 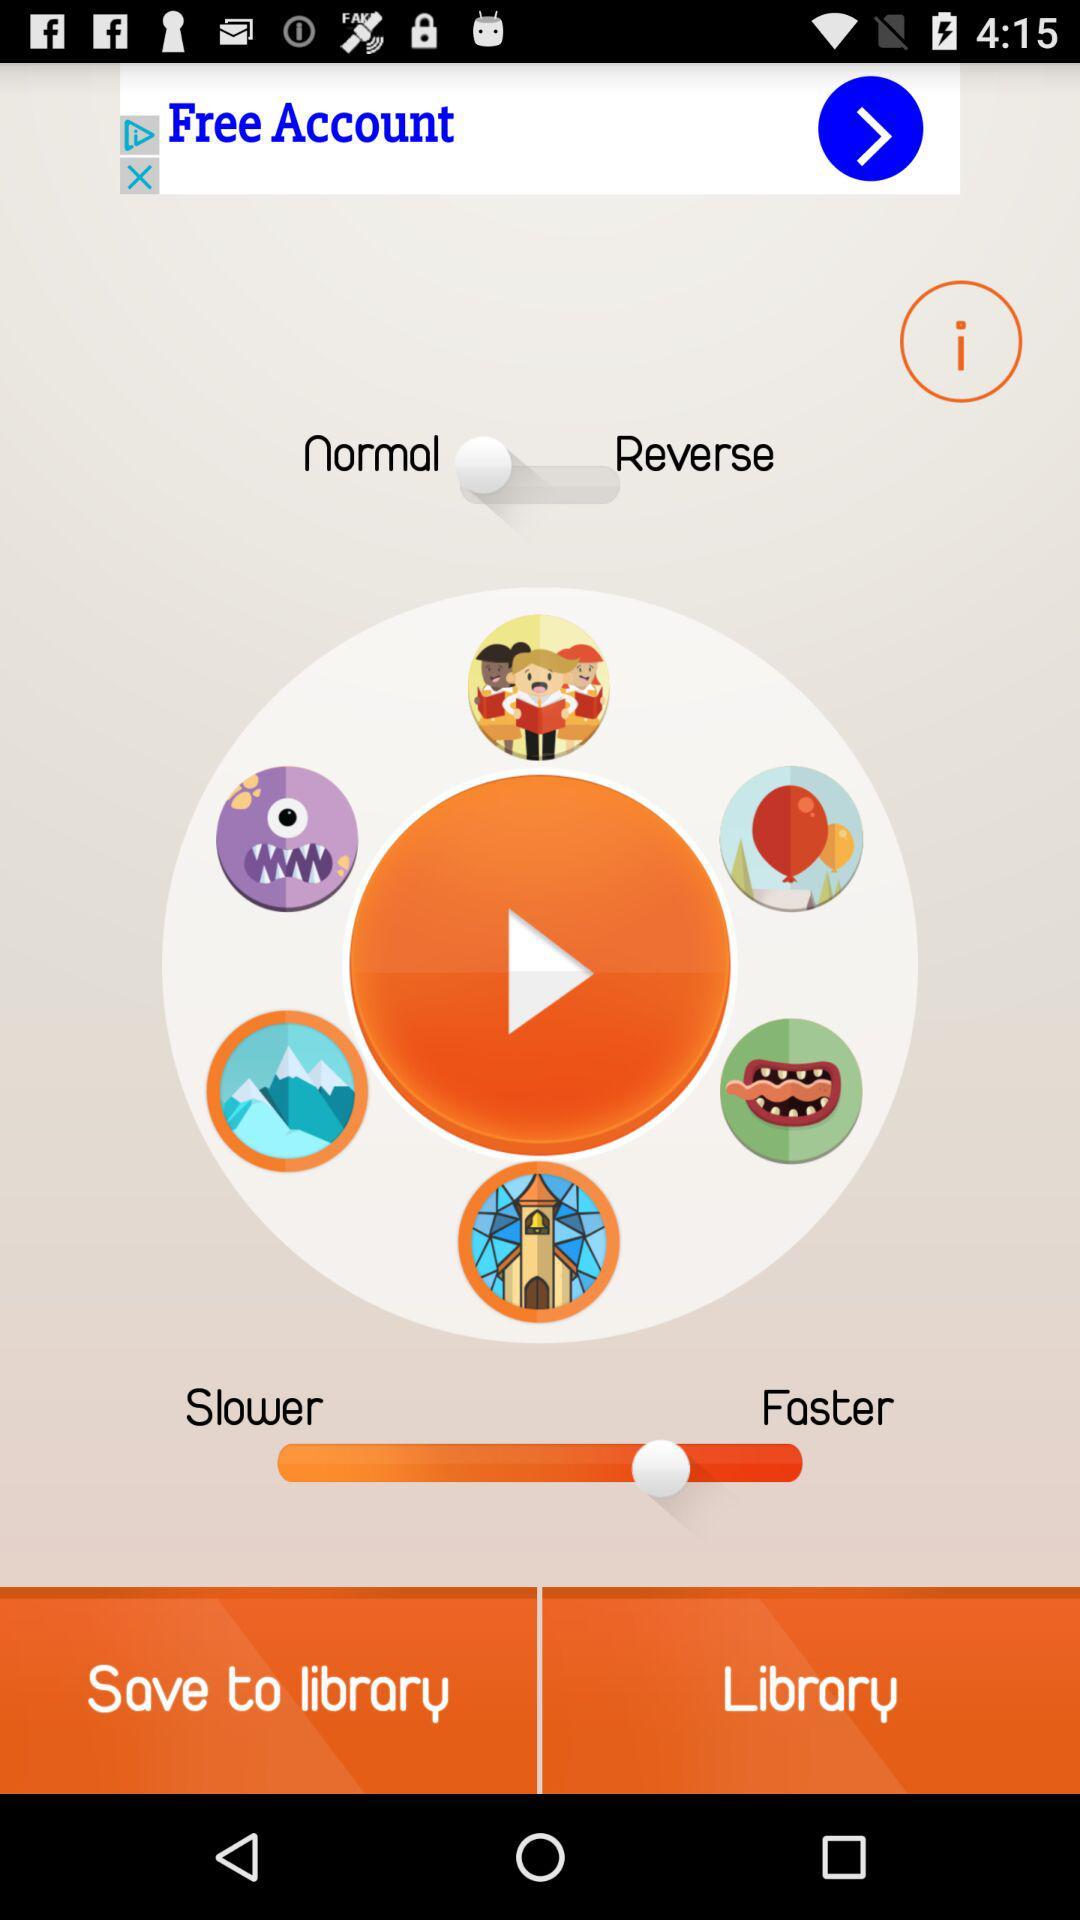 I want to click on play button, so click(x=540, y=965).